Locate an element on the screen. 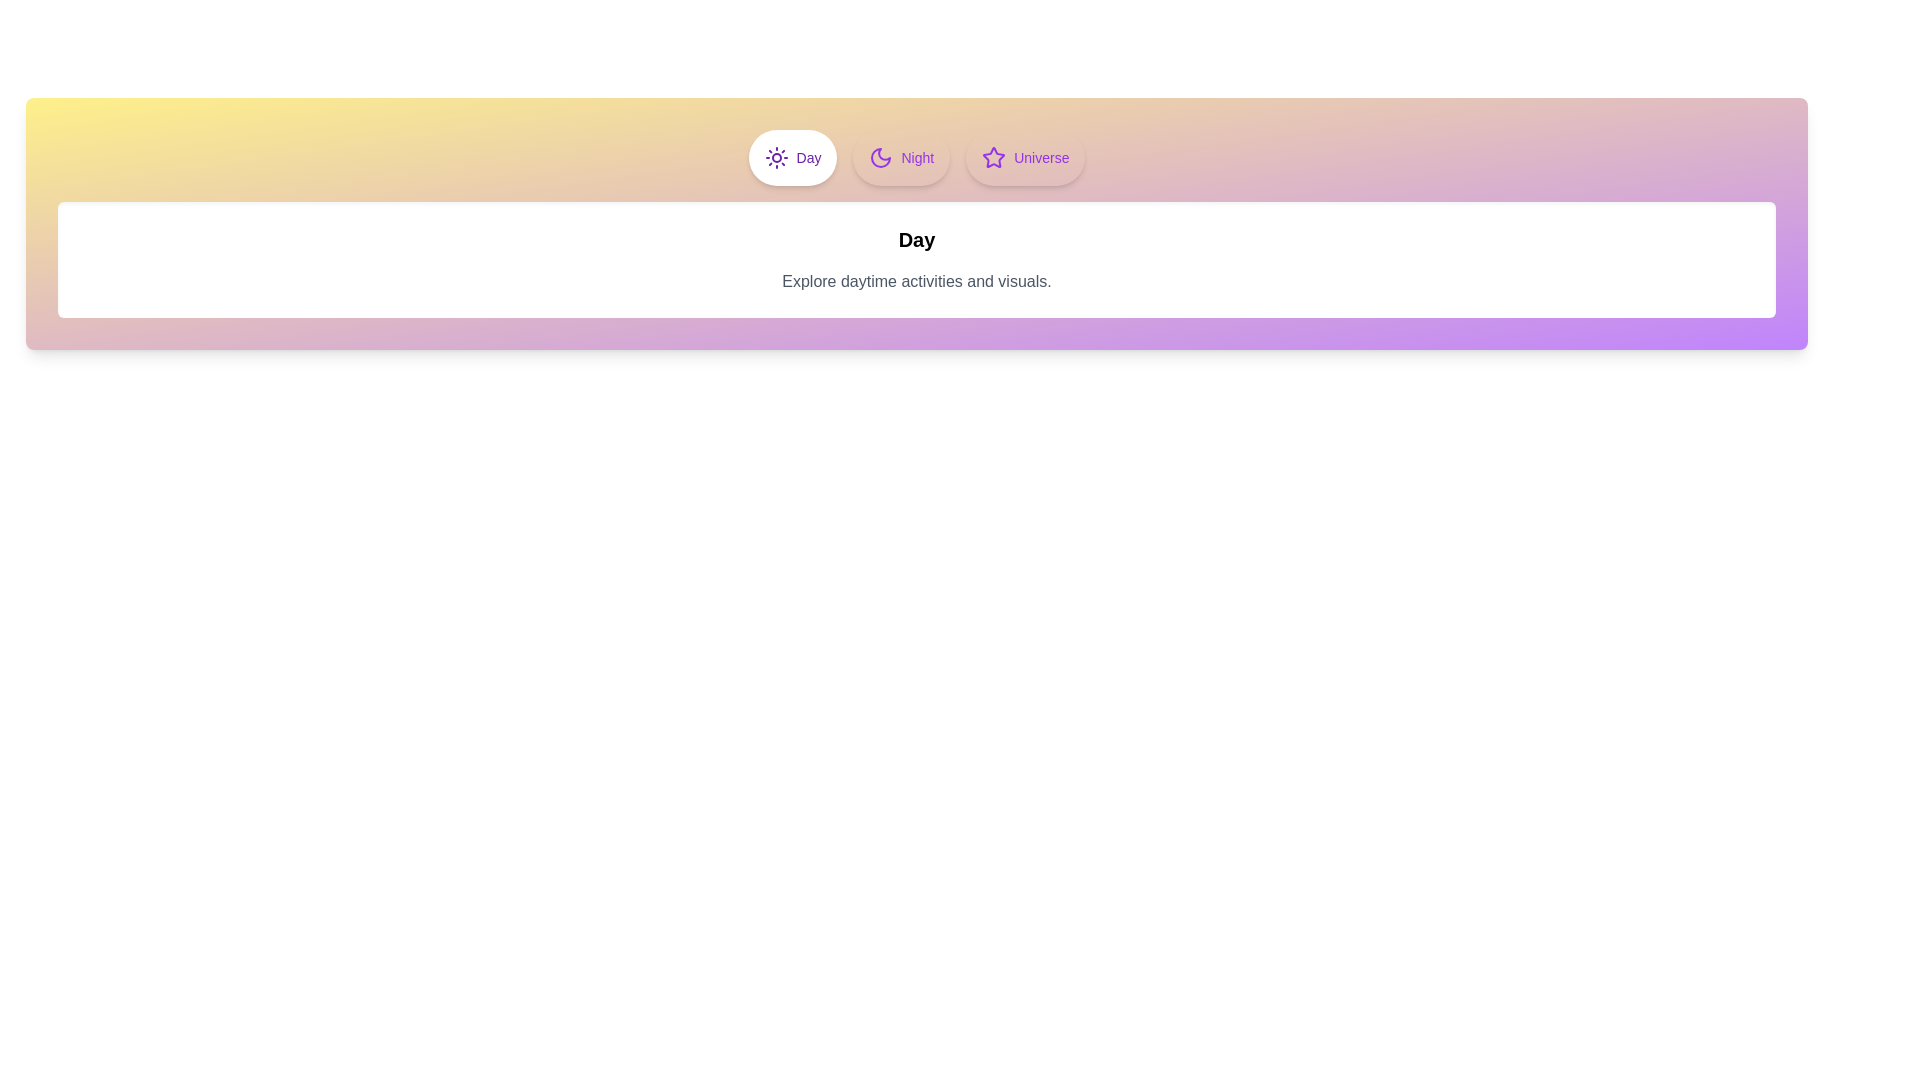  the Night tab to observe its hover effect is located at coordinates (901, 157).